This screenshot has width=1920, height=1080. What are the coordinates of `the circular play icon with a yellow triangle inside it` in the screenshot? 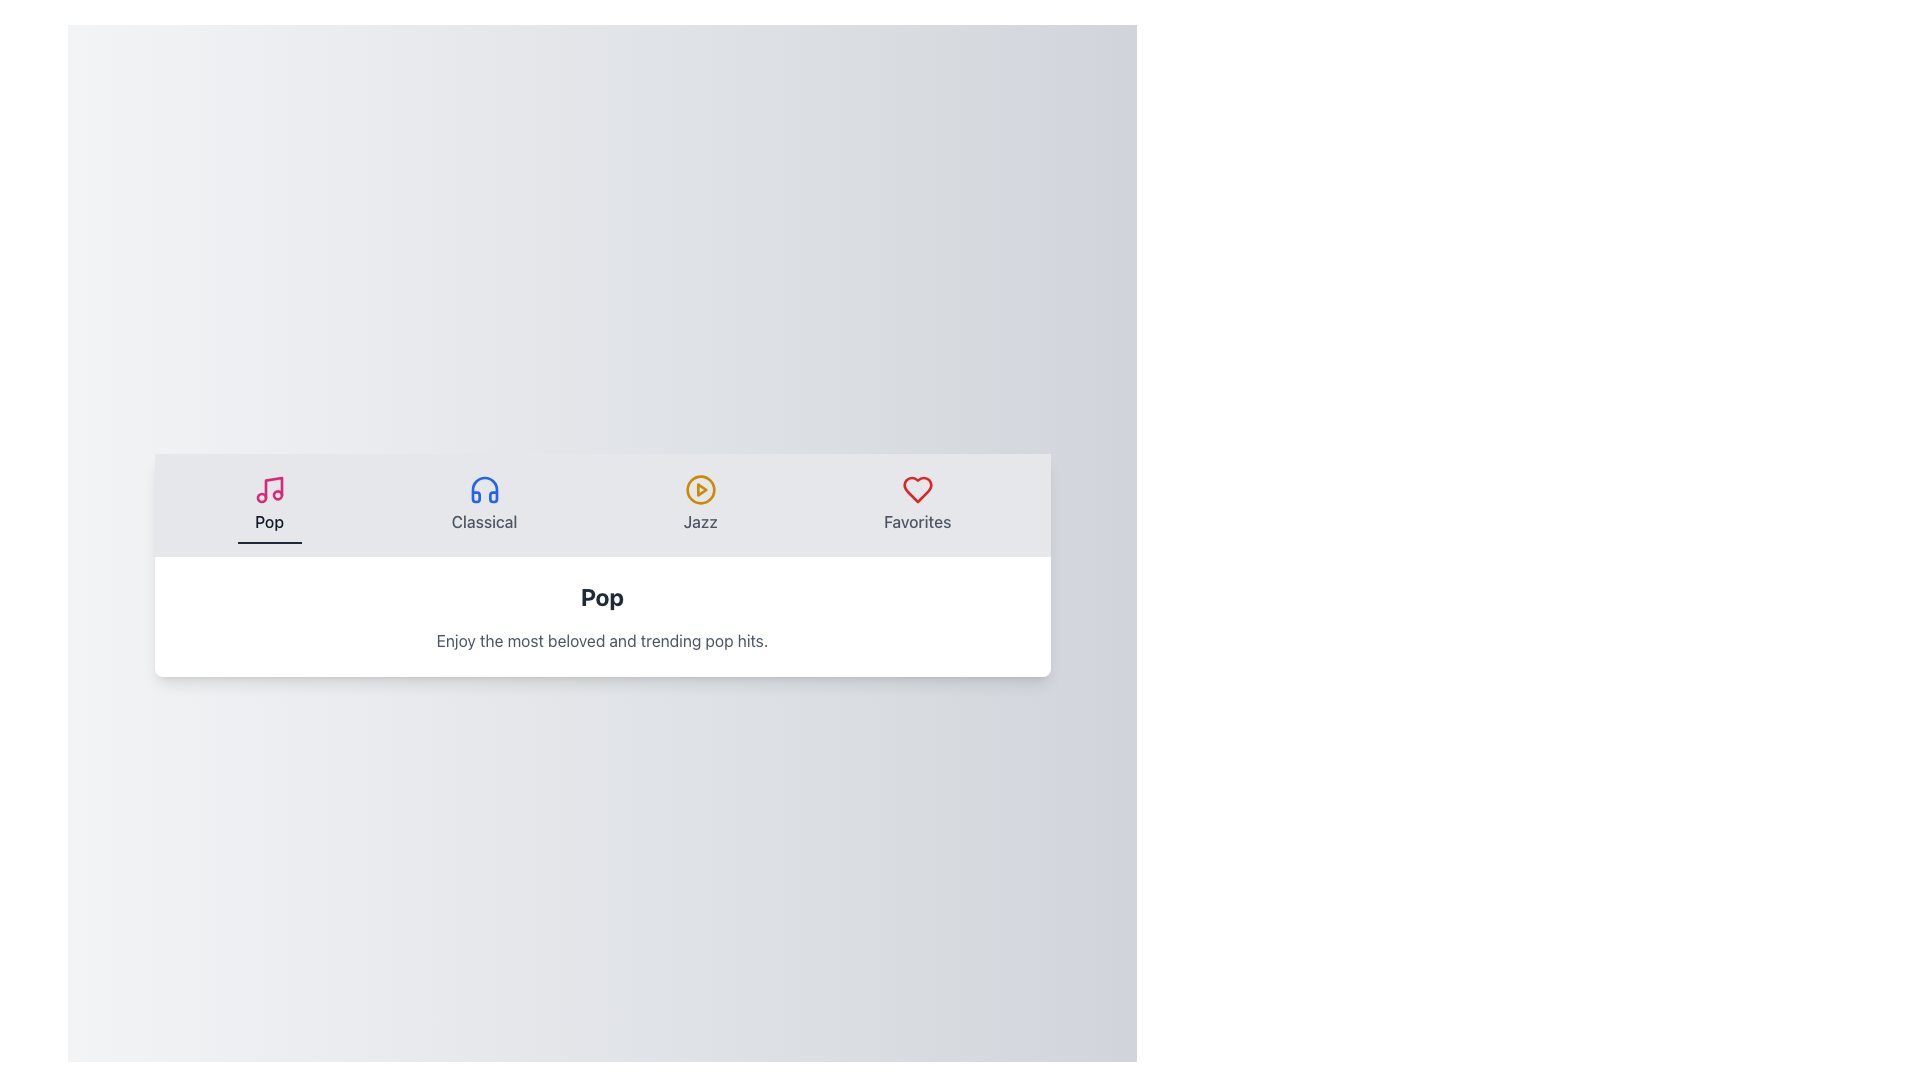 It's located at (700, 489).